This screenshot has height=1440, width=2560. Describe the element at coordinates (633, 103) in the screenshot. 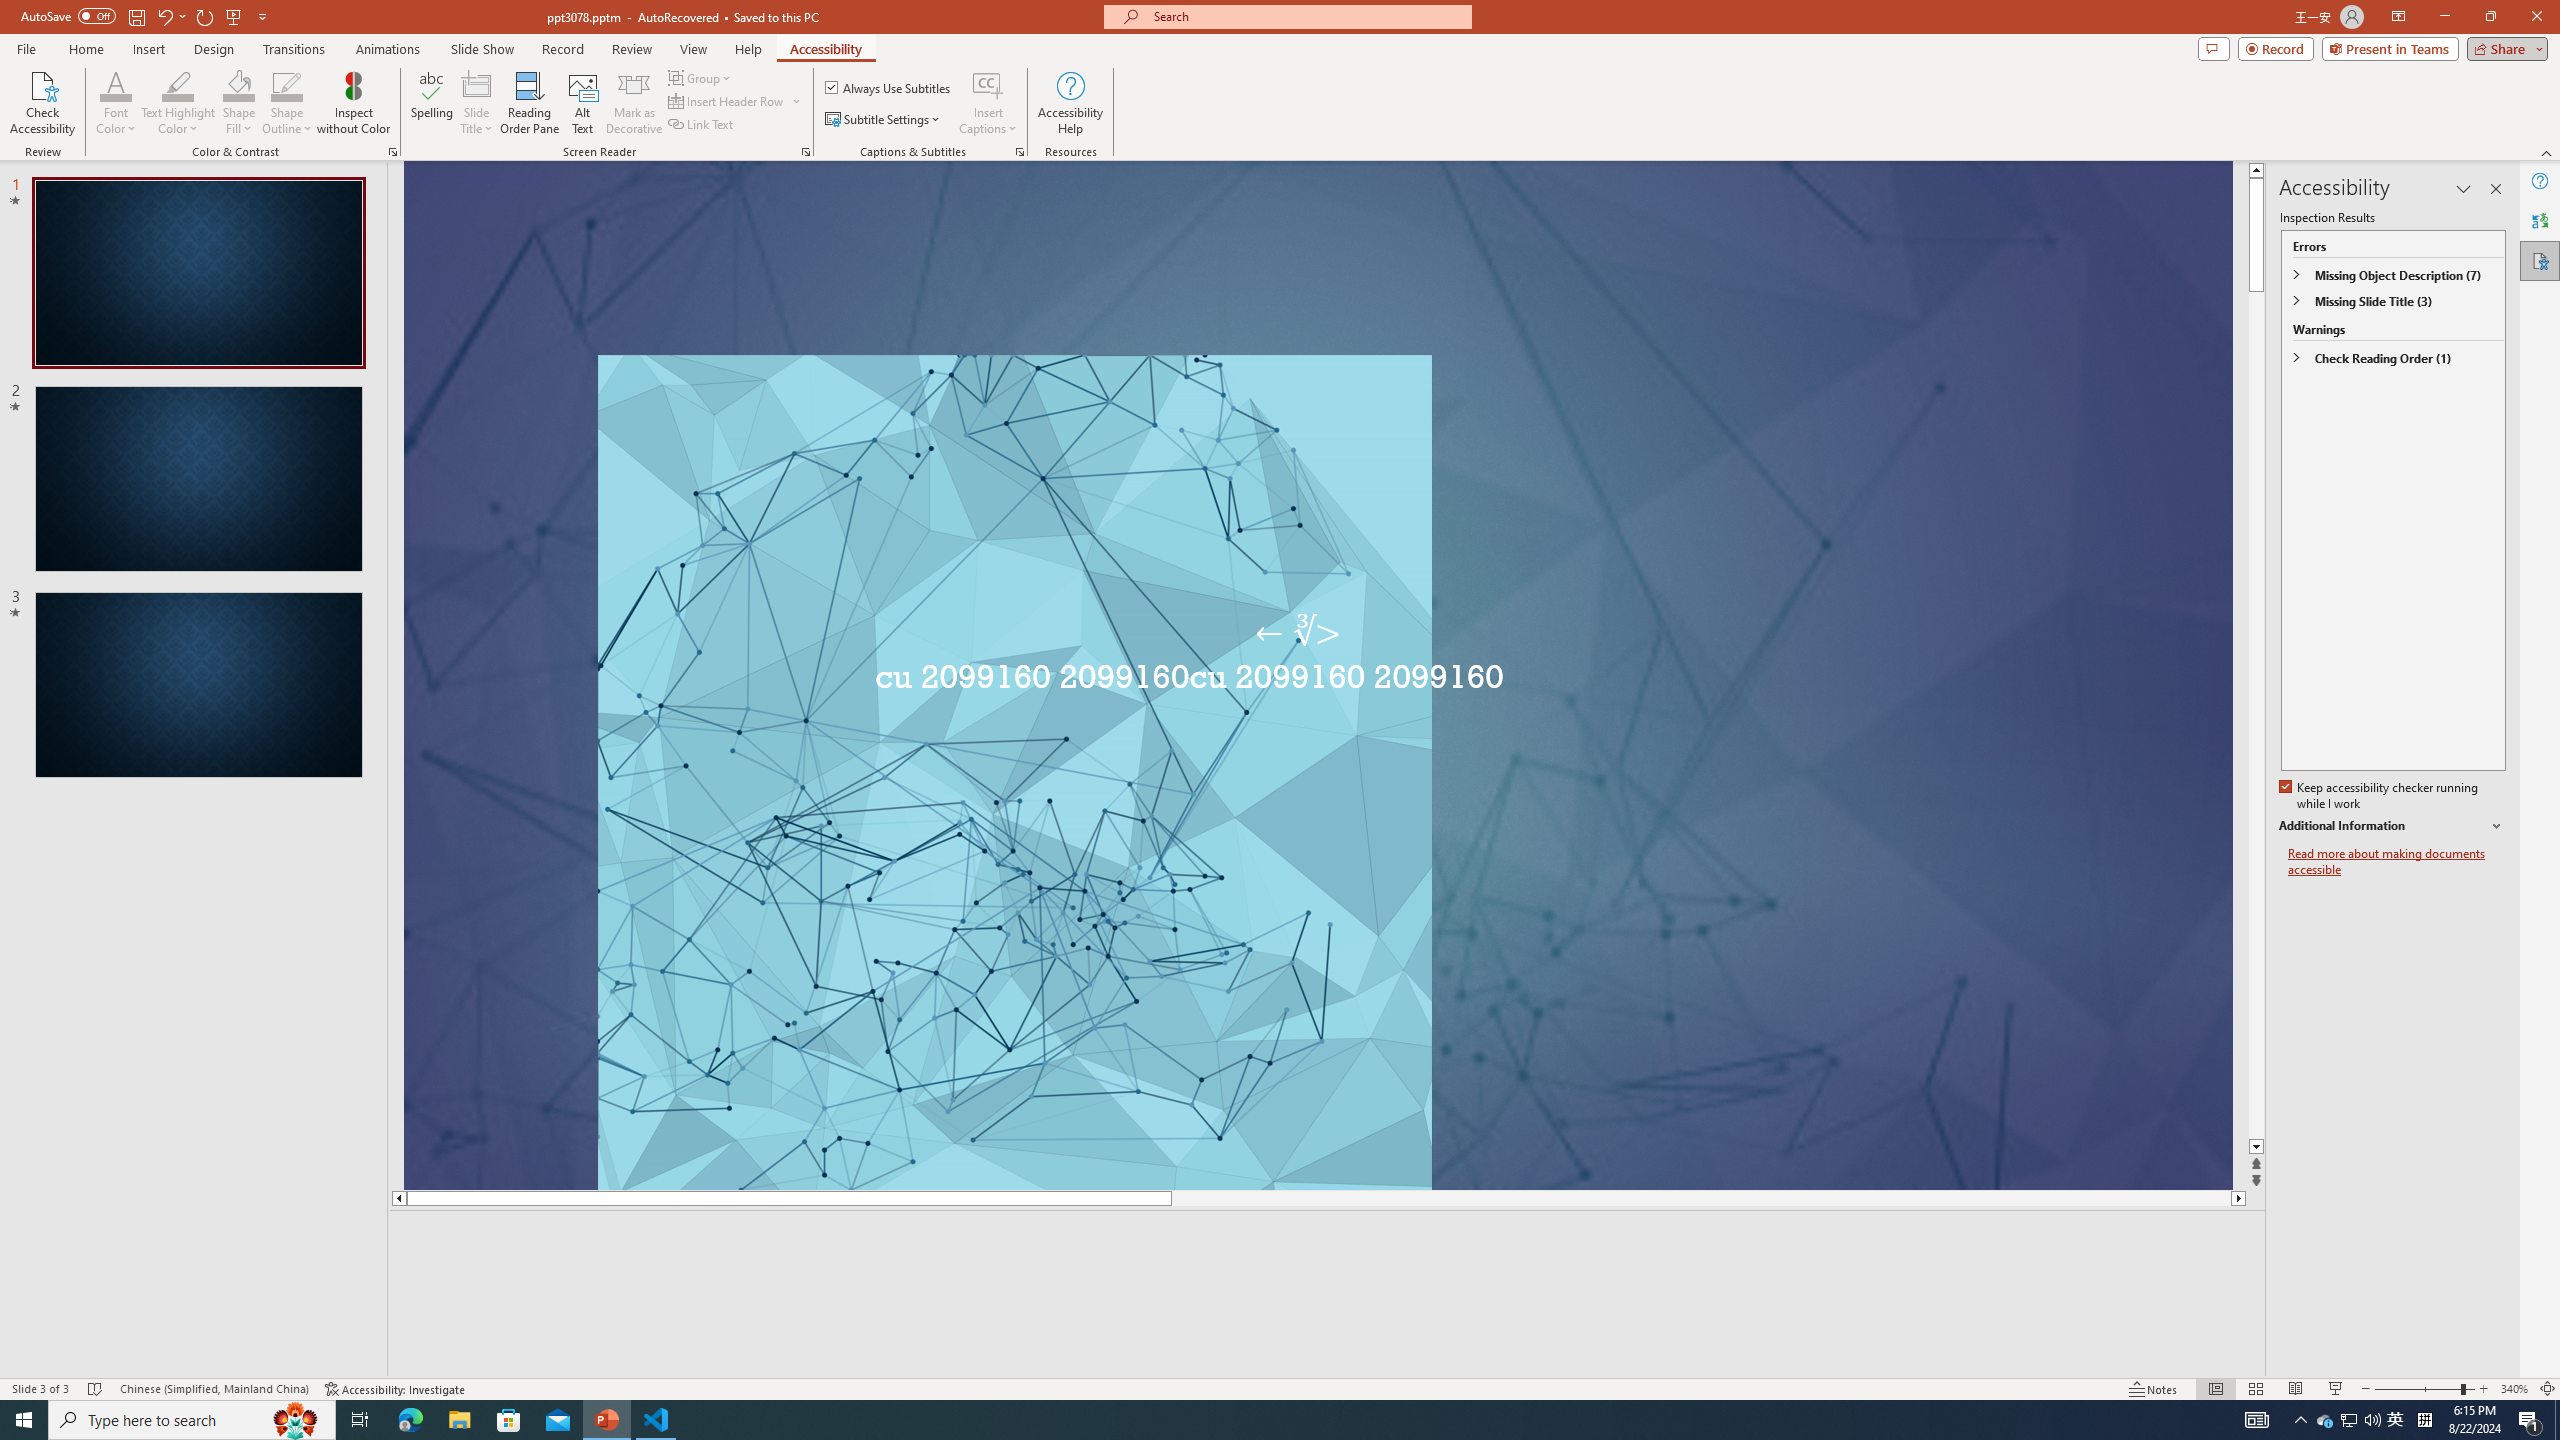

I see `'Mark as Decorative'` at that location.